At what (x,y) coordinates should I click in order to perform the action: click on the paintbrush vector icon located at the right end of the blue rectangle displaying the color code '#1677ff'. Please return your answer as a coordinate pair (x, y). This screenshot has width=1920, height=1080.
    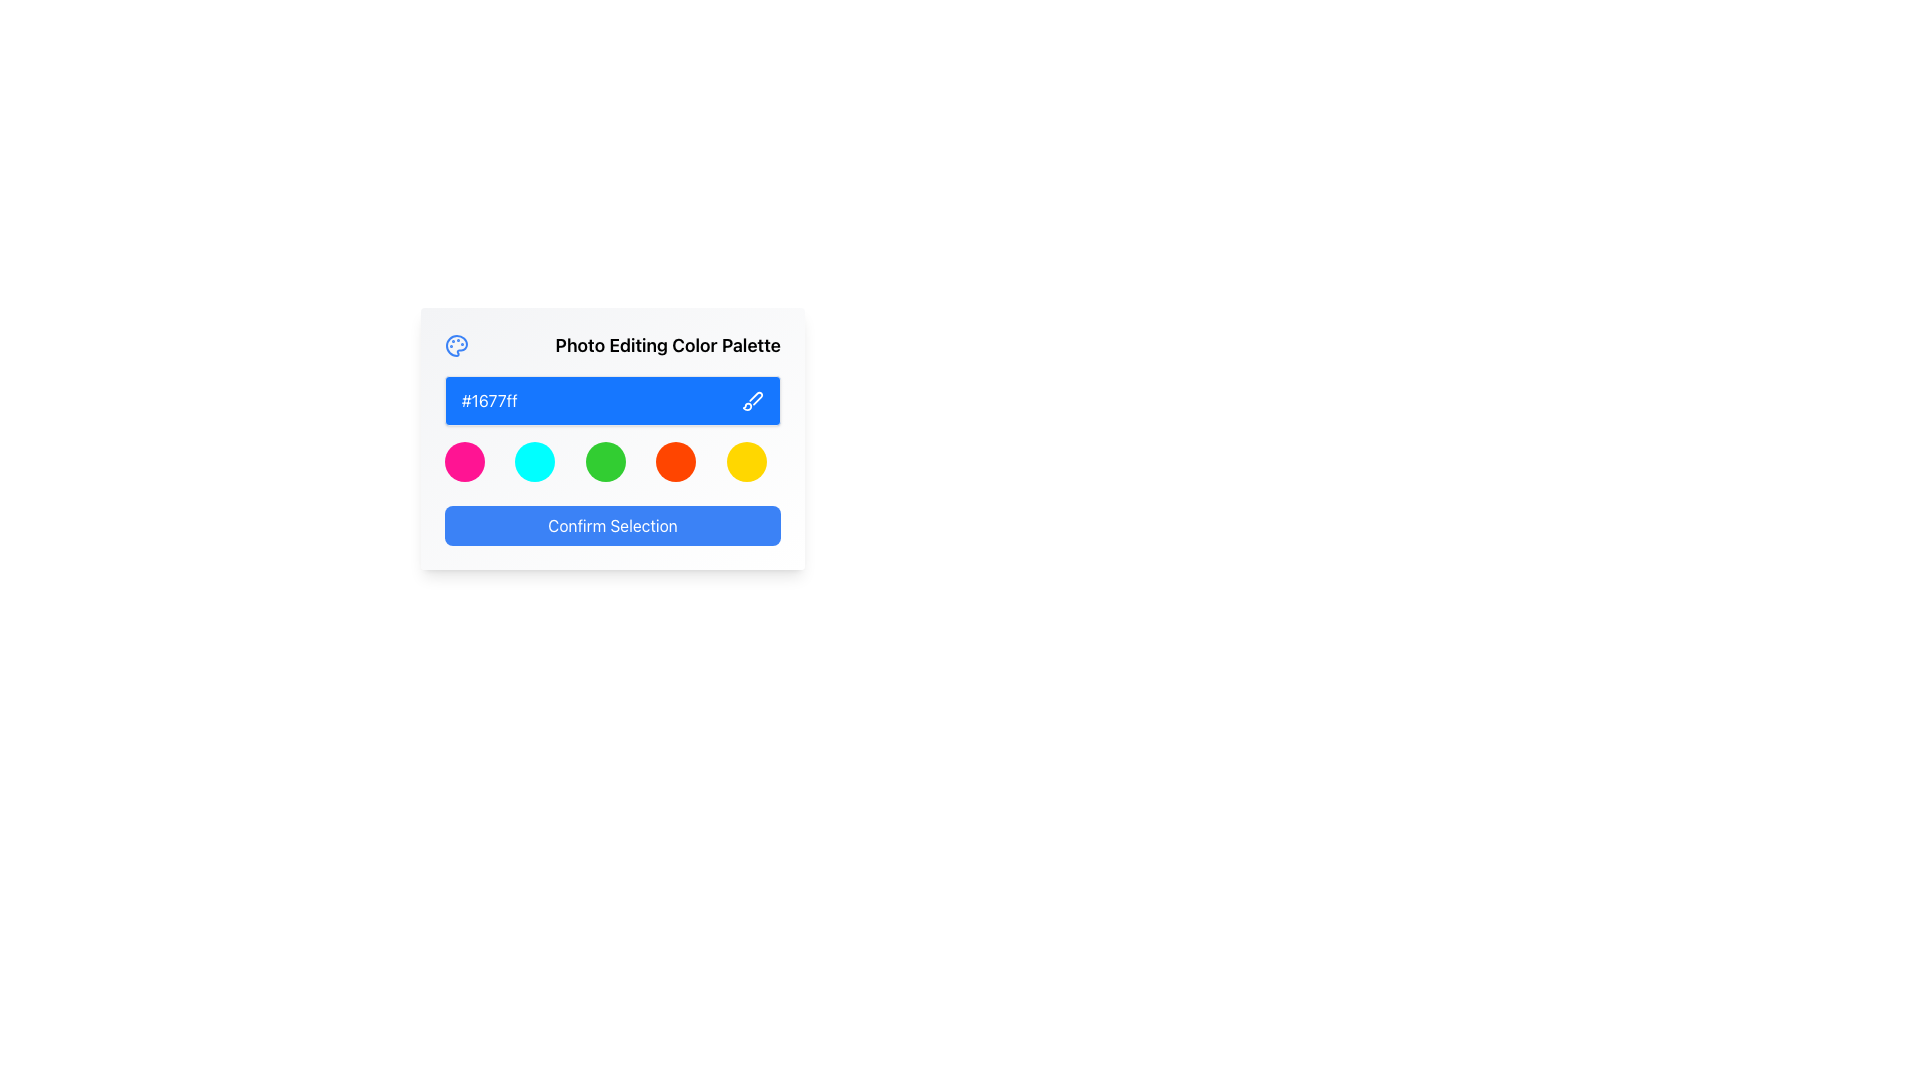
    Looking at the image, I should click on (752, 401).